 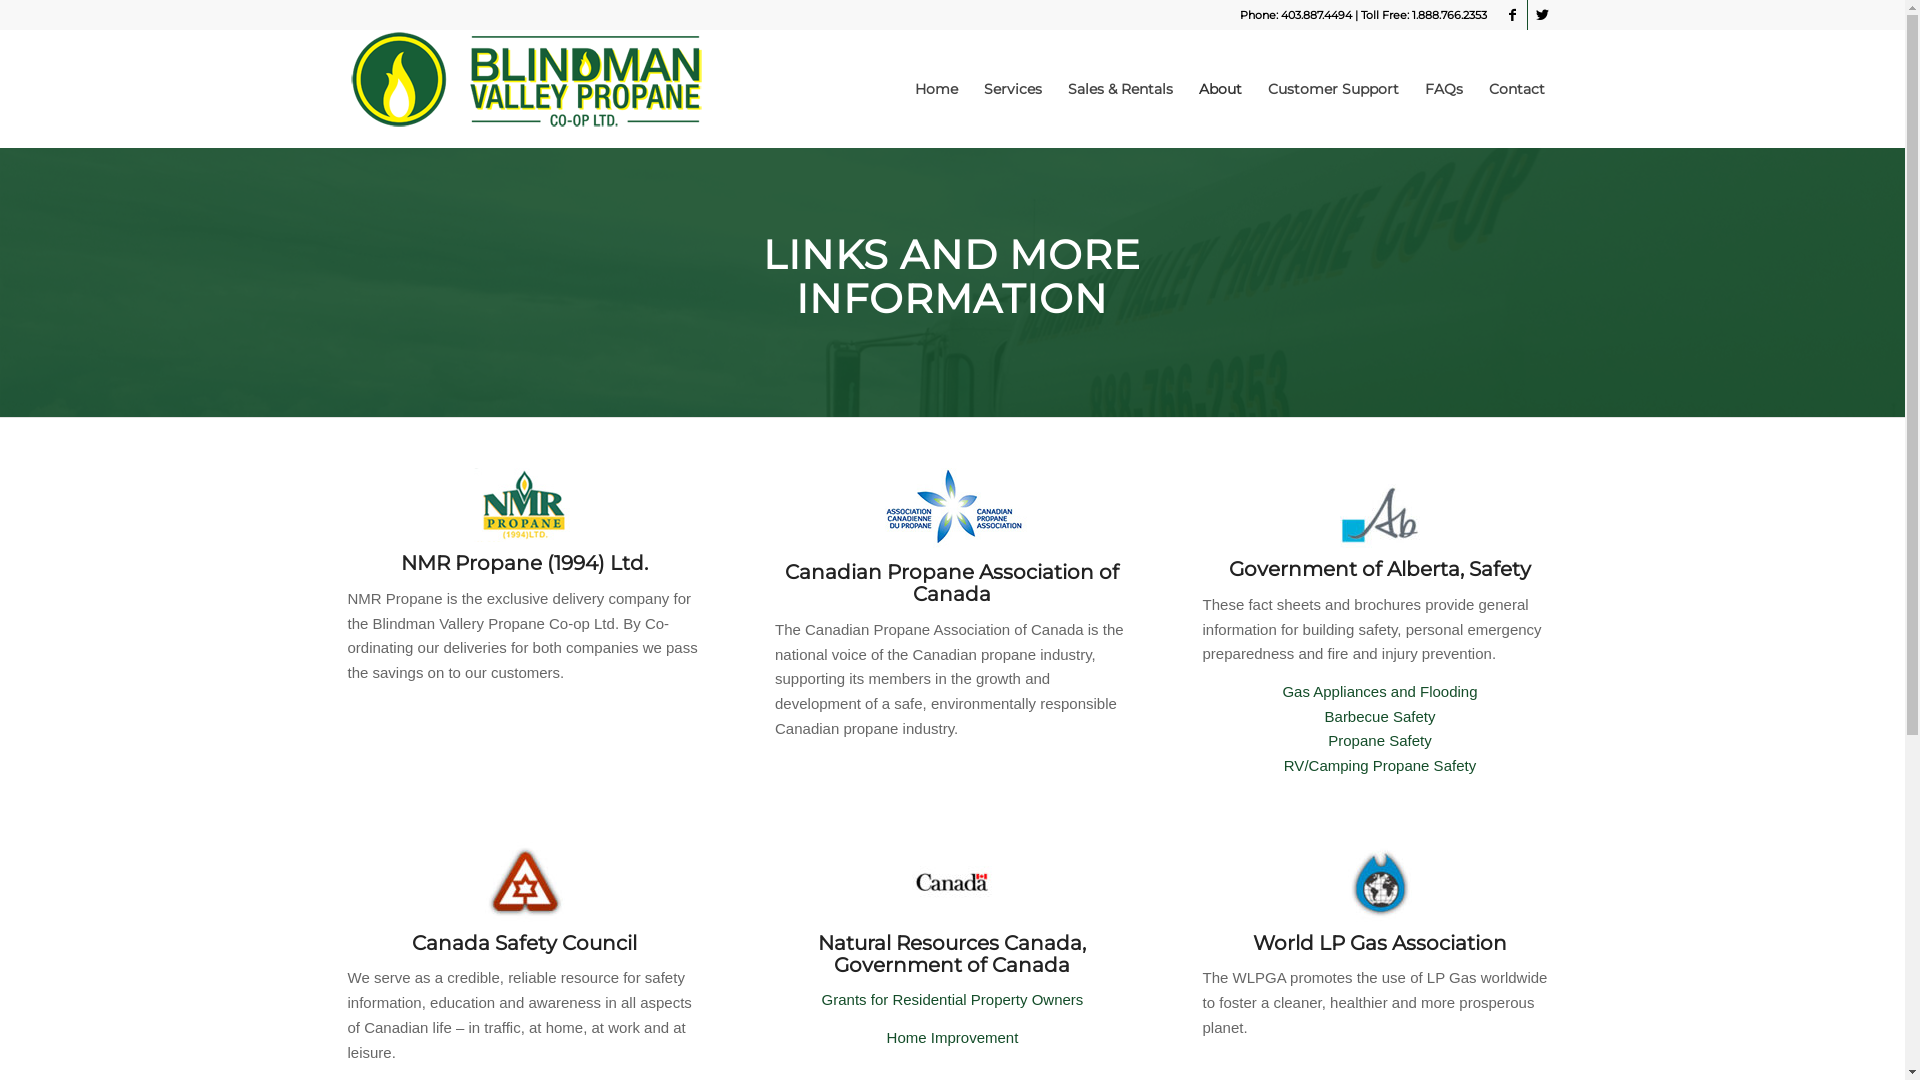 What do you see at coordinates (526, 79) in the screenshot?
I see `'Blindman Valley Propane Co-op'` at bounding box center [526, 79].